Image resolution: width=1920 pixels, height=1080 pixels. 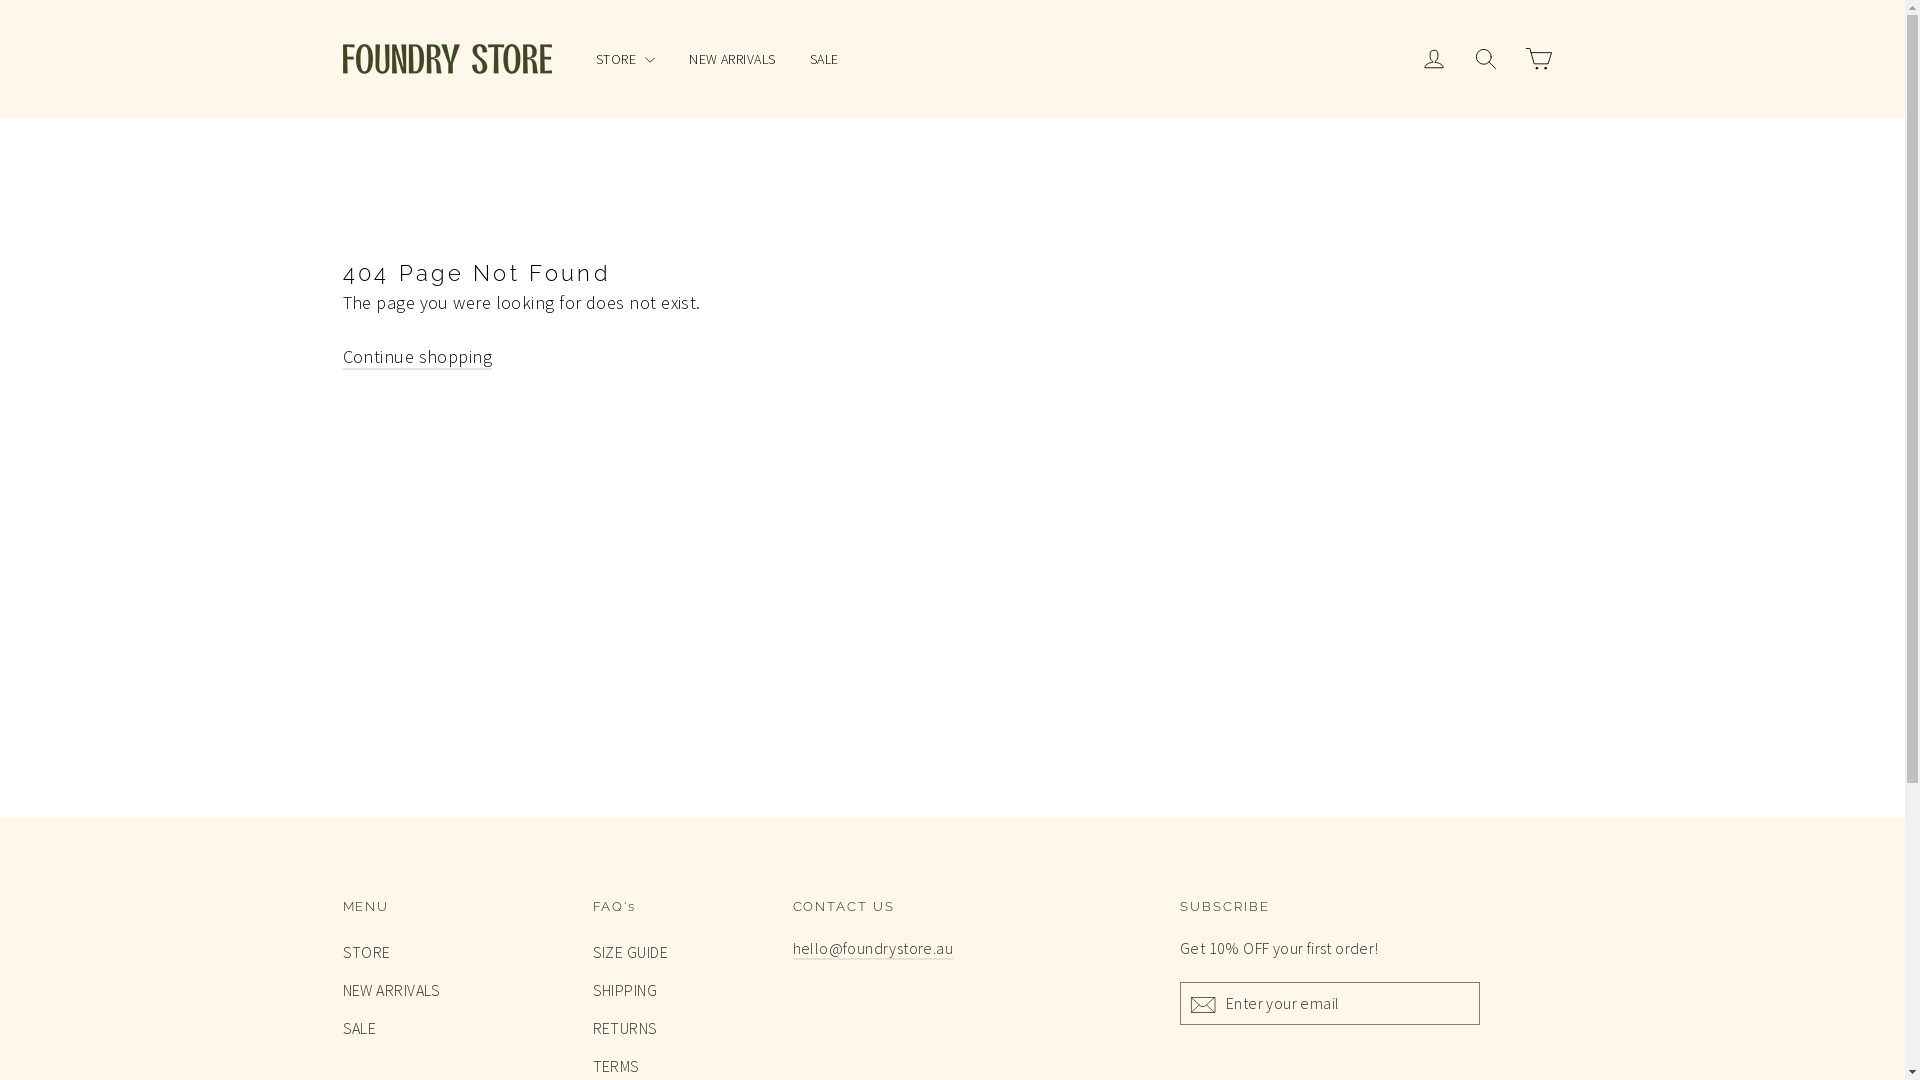 I want to click on 'NEW ARRIVALS', so click(x=450, y=991).